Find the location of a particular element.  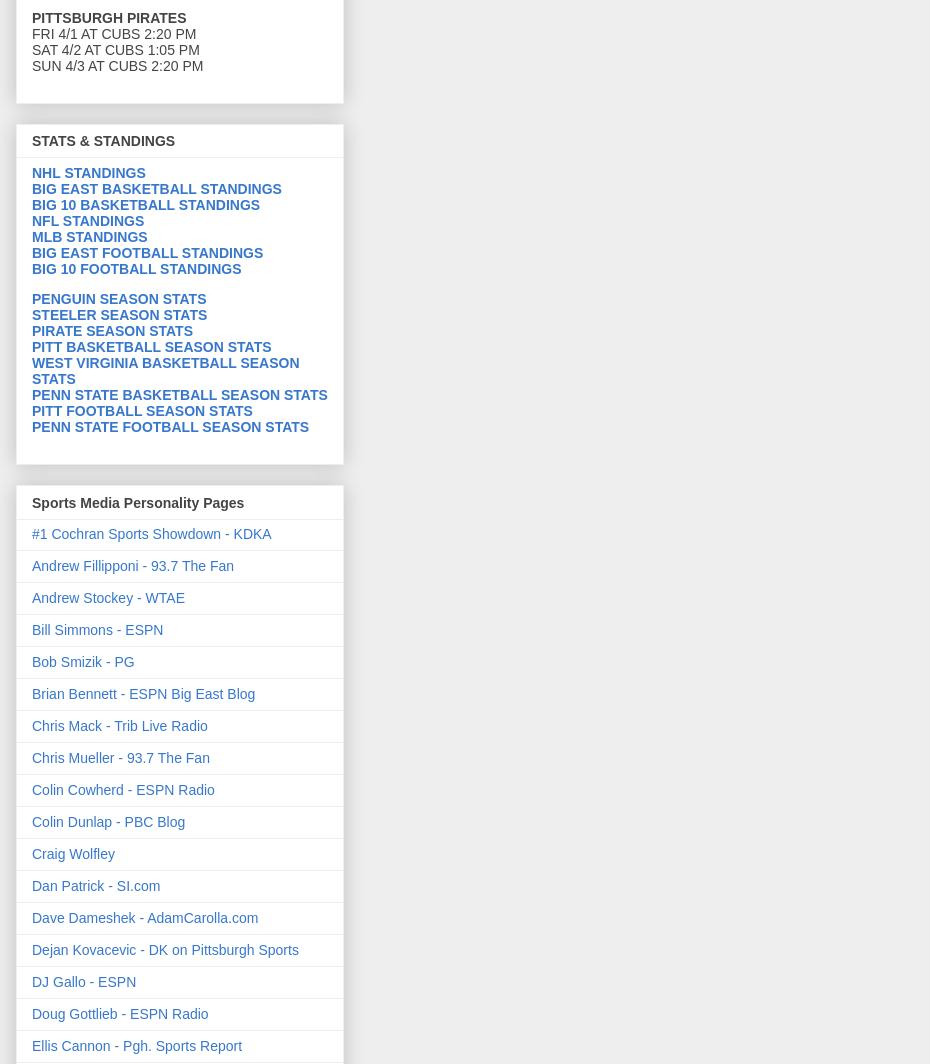

'Sports Media Personality Pages' is located at coordinates (138, 501).